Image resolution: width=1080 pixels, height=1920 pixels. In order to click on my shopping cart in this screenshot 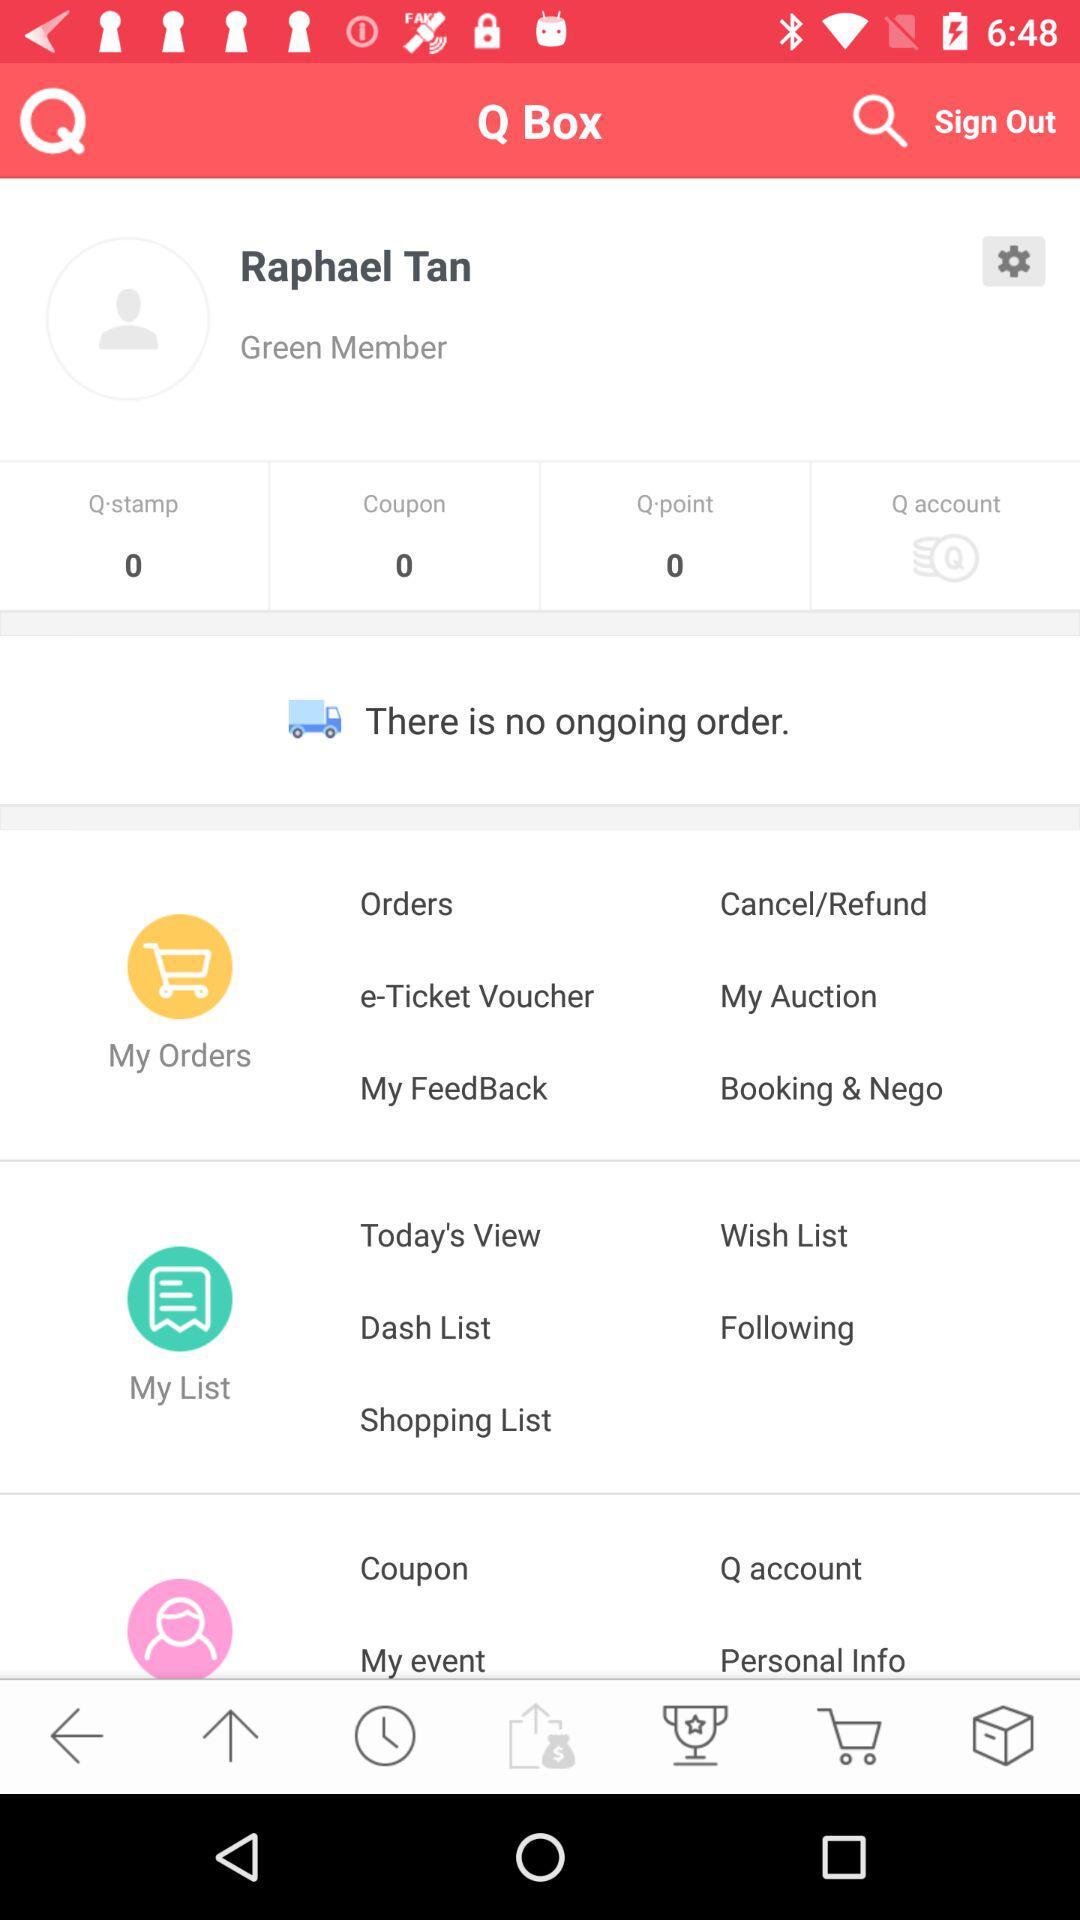, I will do `click(848, 1734)`.